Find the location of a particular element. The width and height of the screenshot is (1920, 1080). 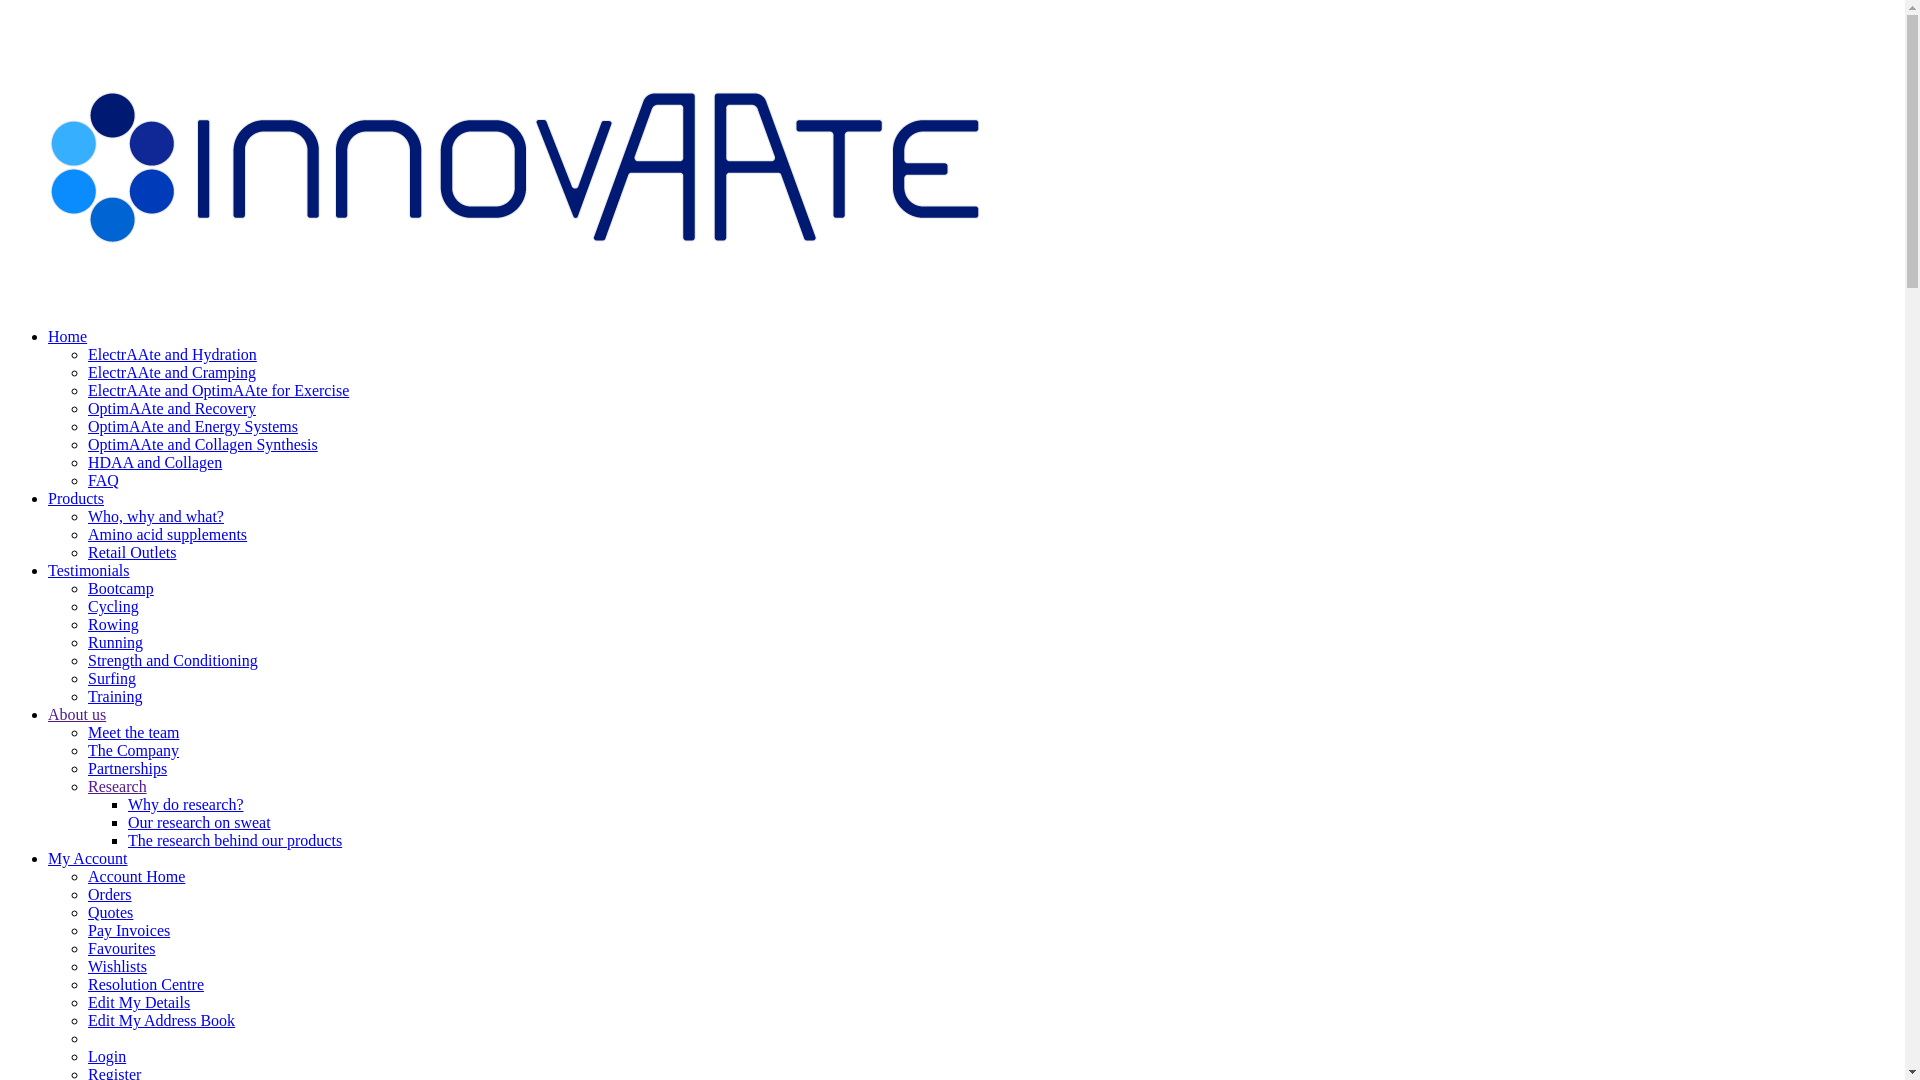

'Bootcamp' is located at coordinates (119, 587).